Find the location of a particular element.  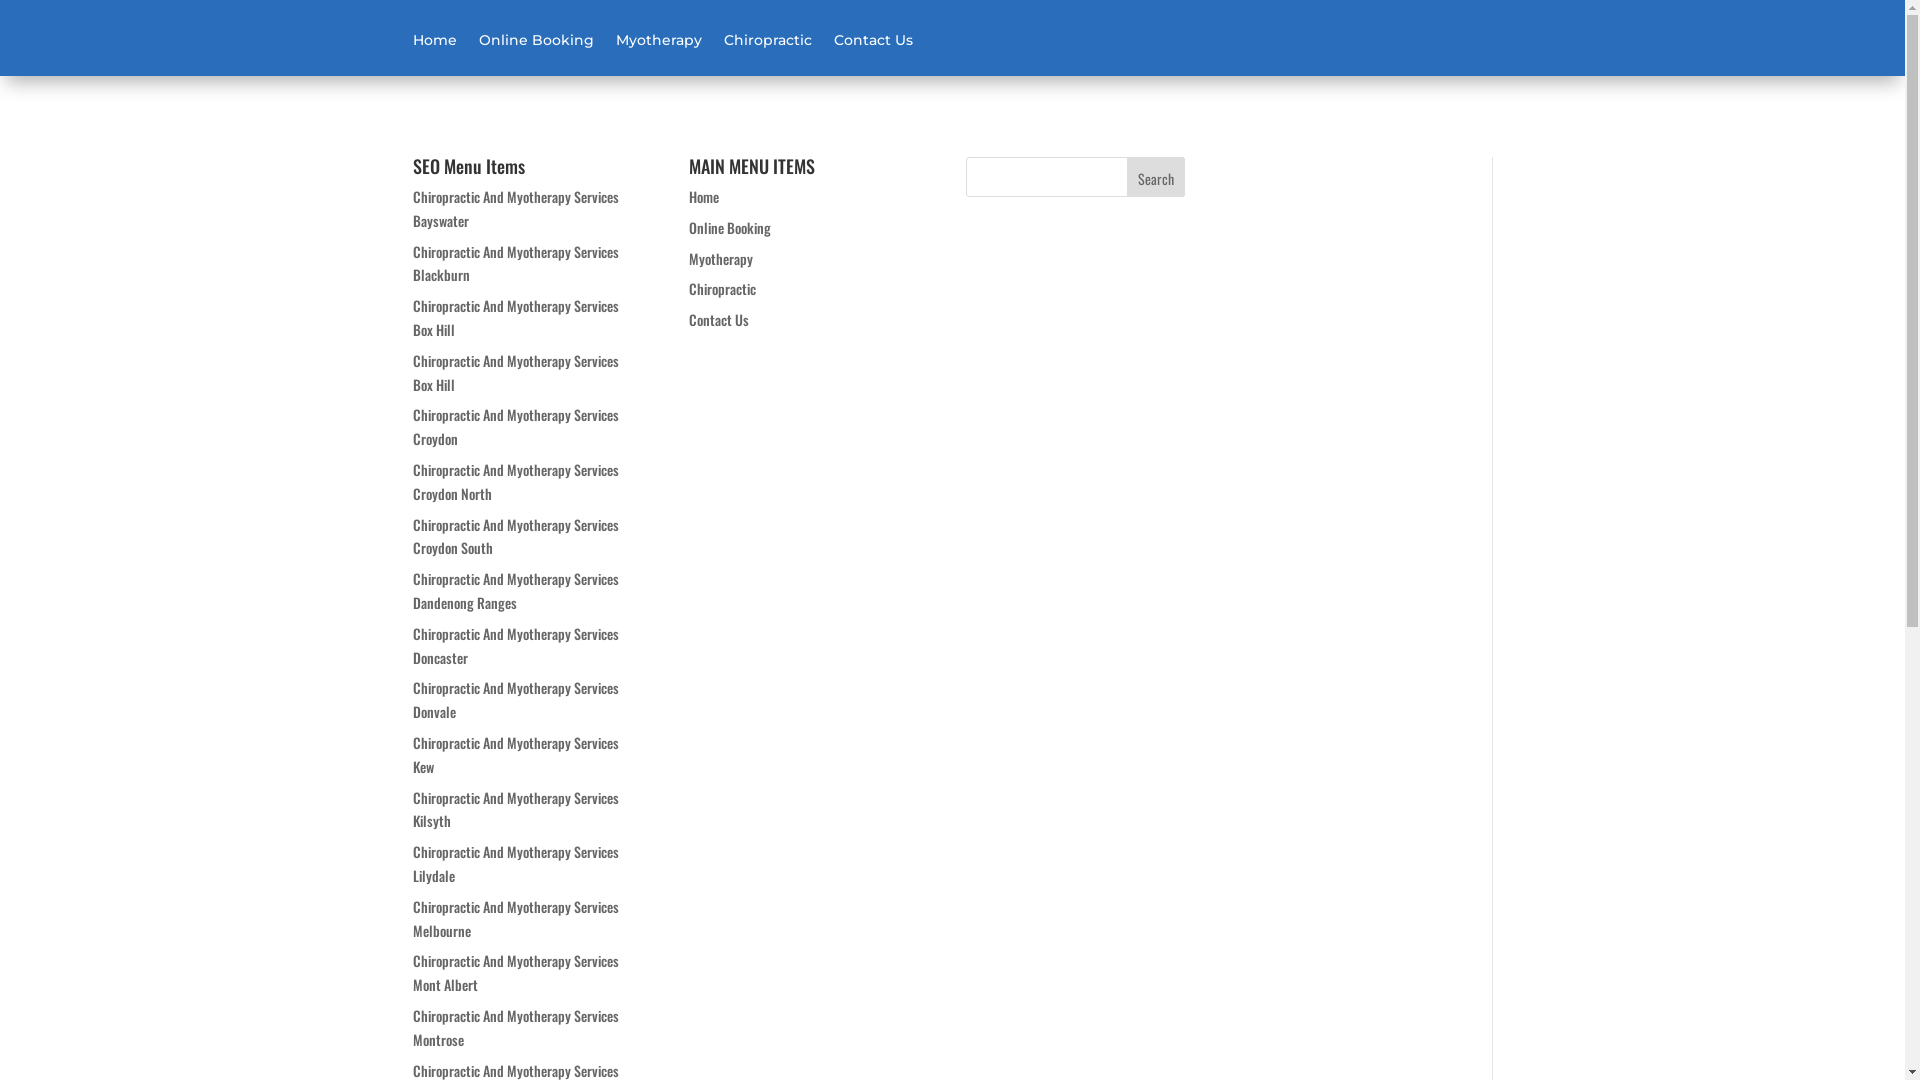

'Chiropractic And Myotherapy Services Doncaster' is located at coordinates (411, 645).